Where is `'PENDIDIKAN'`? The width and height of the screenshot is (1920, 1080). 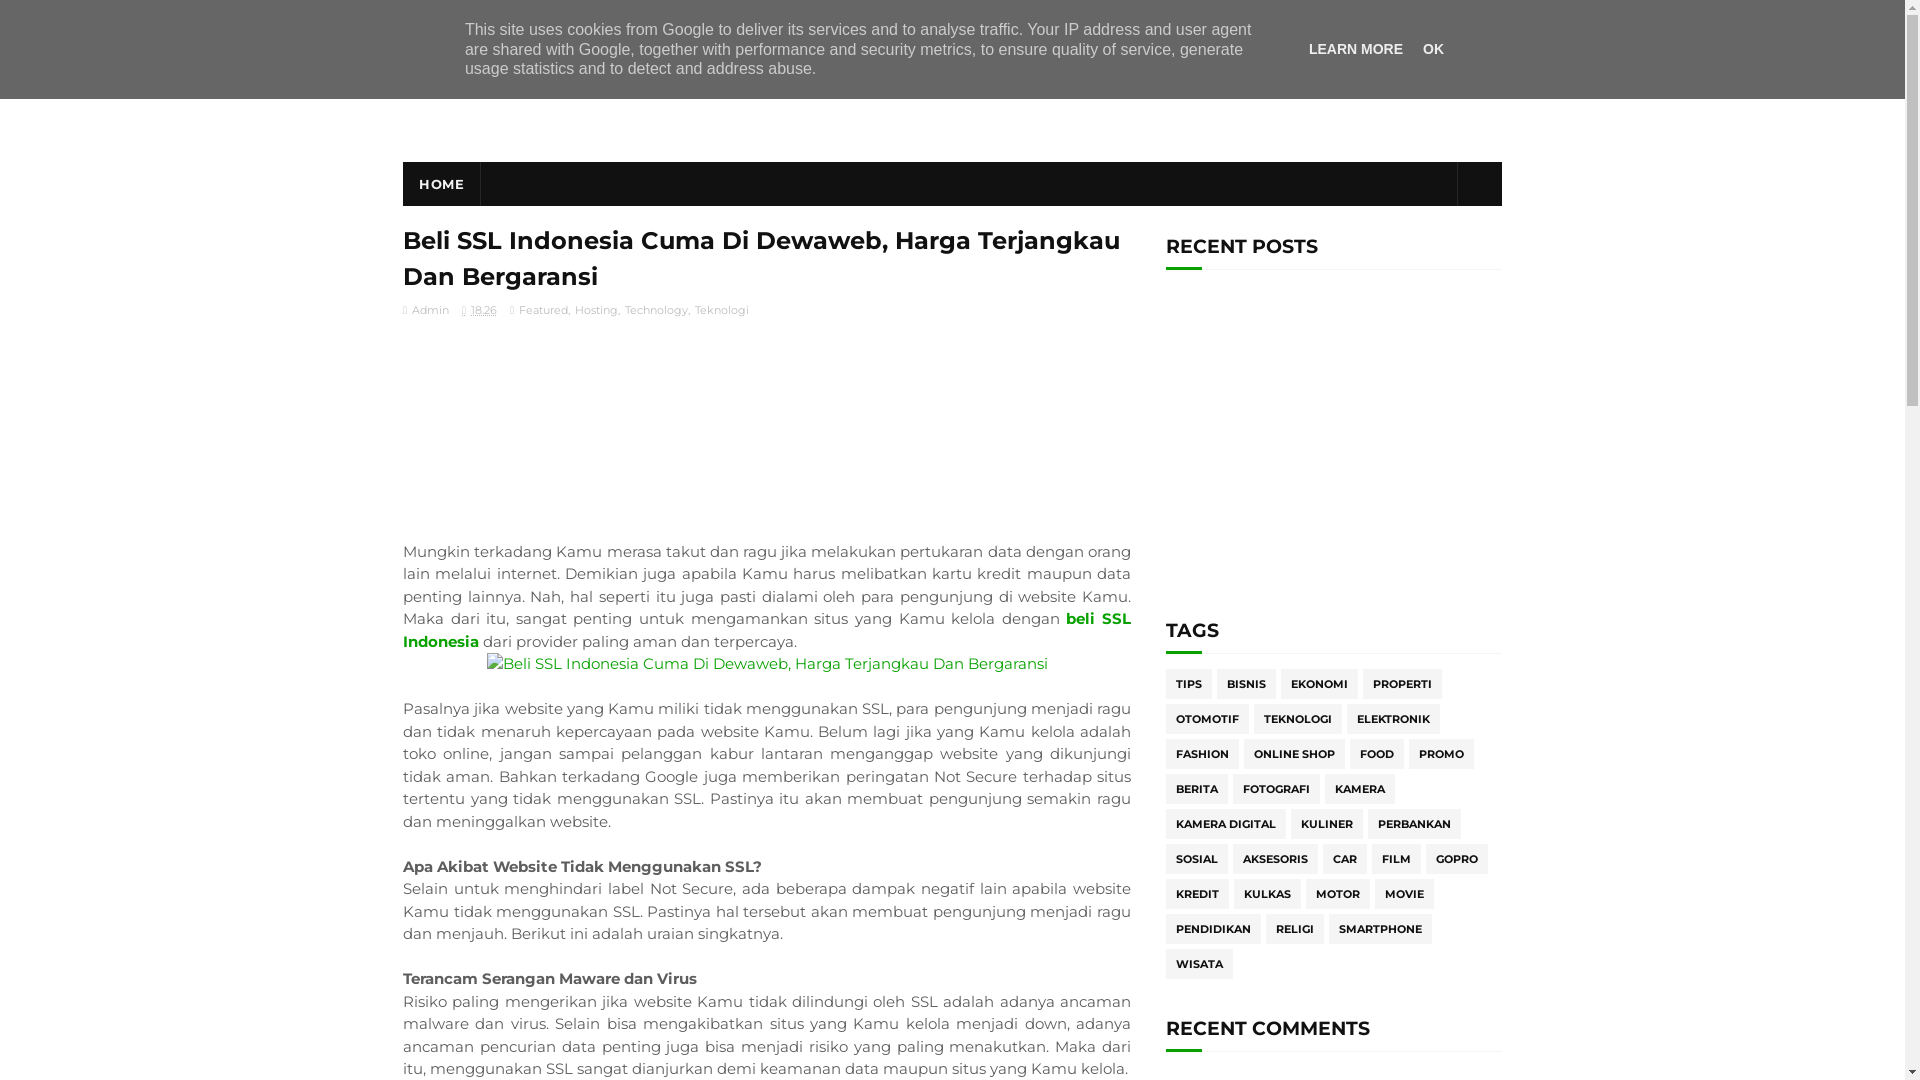 'PENDIDIKAN' is located at coordinates (1212, 929).